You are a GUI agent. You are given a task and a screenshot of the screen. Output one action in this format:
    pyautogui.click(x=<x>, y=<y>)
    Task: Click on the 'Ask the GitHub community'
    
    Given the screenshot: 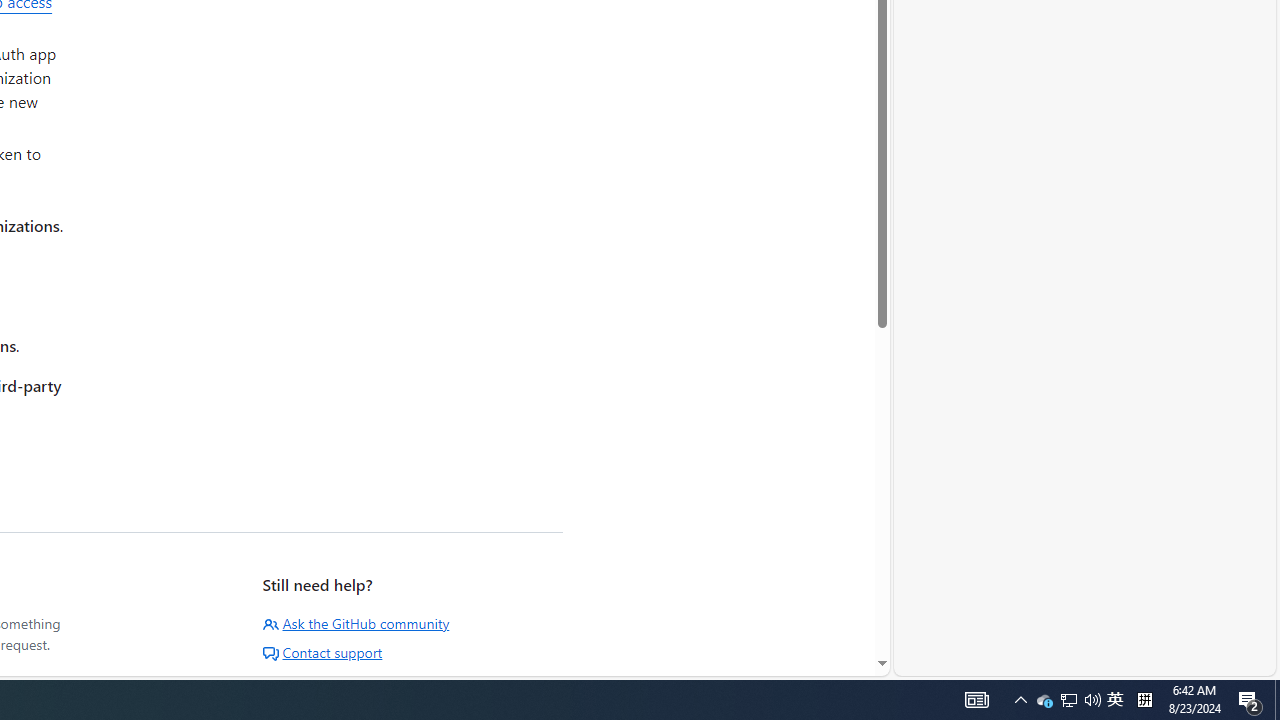 What is the action you would take?
    pyautogui.click(x=356, y=622)
    